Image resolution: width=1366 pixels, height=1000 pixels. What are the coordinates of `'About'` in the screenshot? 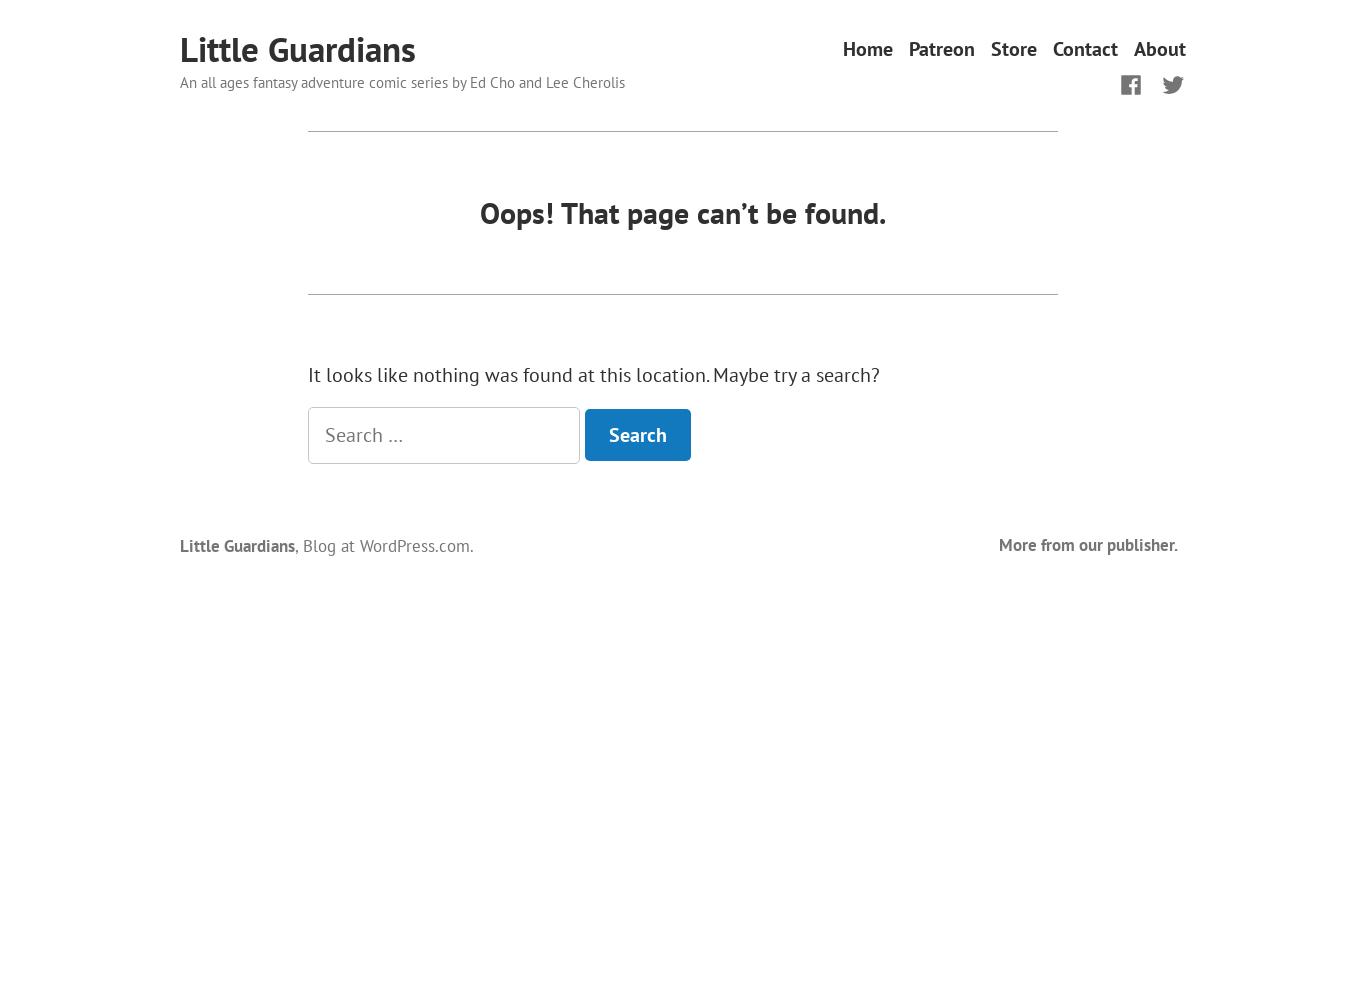 It's located at (1160, 49).